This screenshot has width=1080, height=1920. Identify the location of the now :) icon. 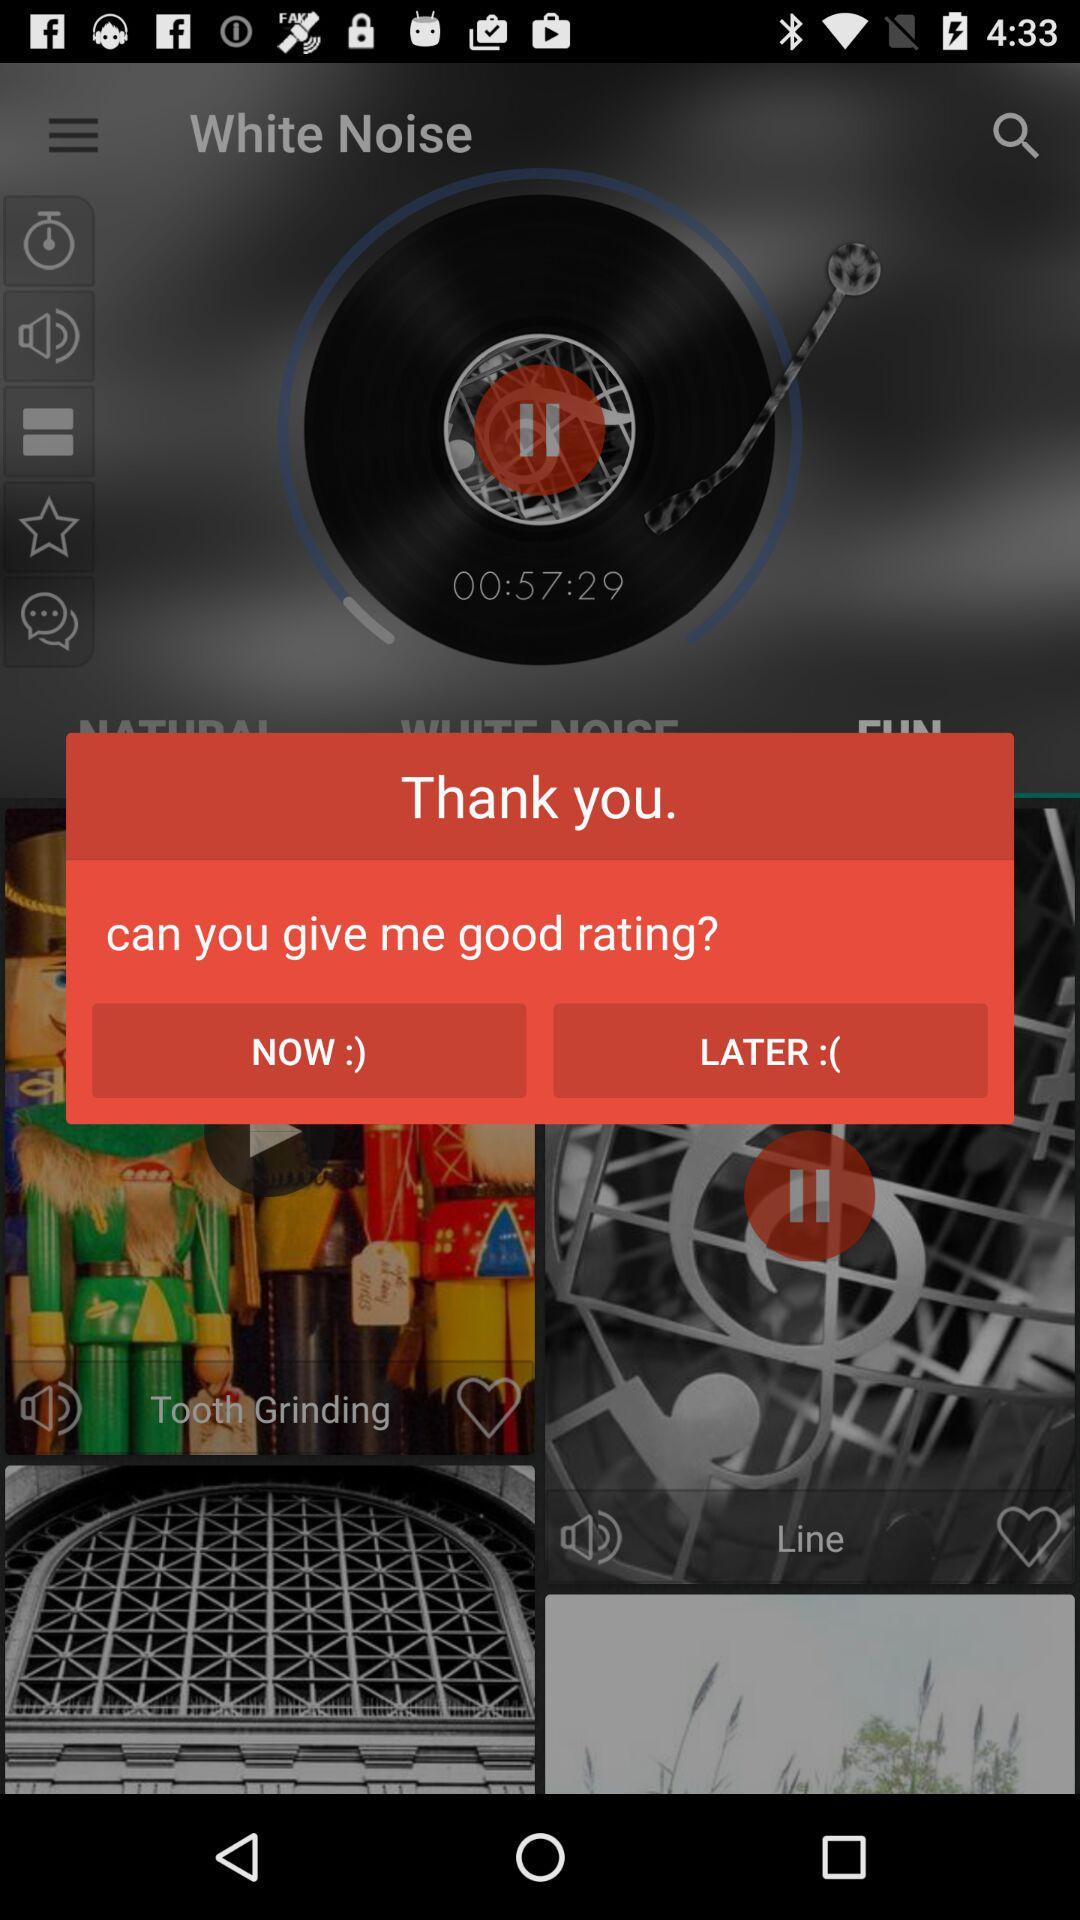
(309, 1049).